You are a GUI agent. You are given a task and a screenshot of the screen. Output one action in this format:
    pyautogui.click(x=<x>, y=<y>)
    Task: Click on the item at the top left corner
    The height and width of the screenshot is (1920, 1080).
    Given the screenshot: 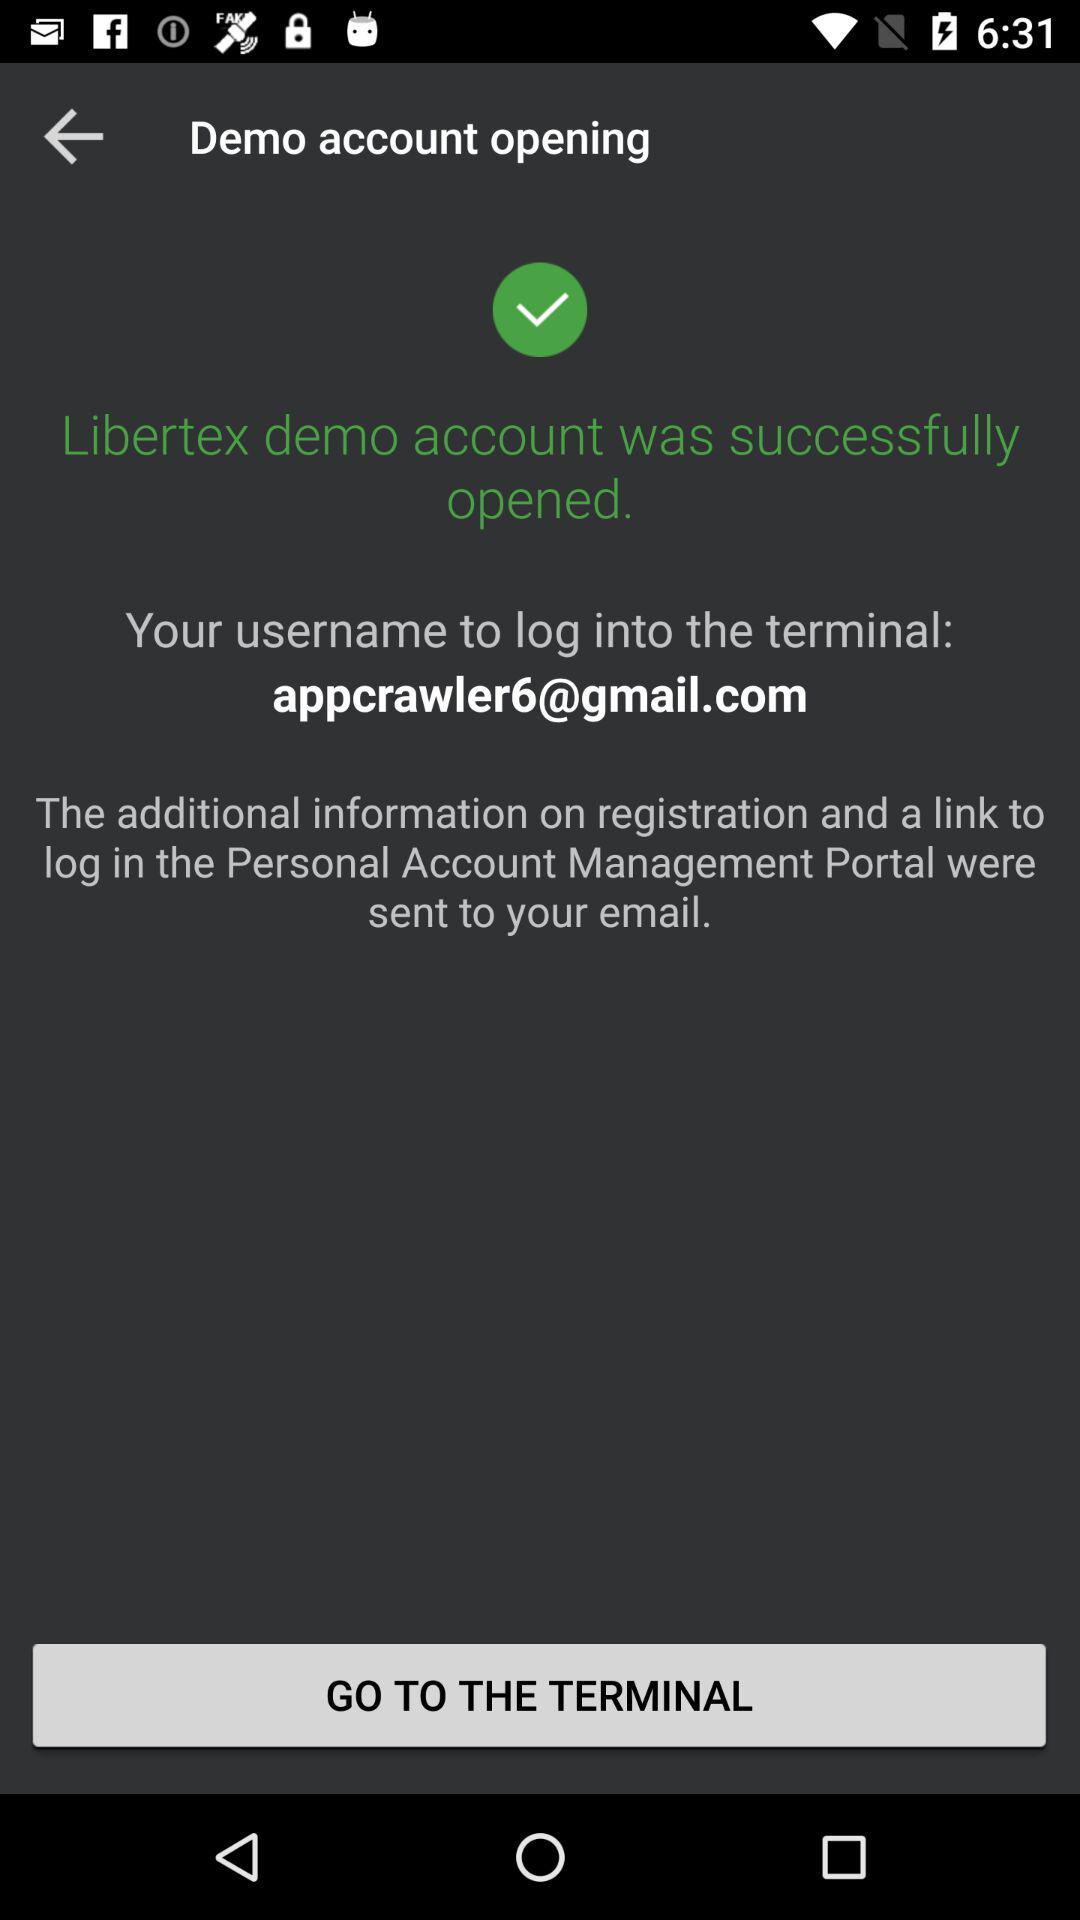 What is the action you would take?
    pyautogui.click(x=72, y=135)
    